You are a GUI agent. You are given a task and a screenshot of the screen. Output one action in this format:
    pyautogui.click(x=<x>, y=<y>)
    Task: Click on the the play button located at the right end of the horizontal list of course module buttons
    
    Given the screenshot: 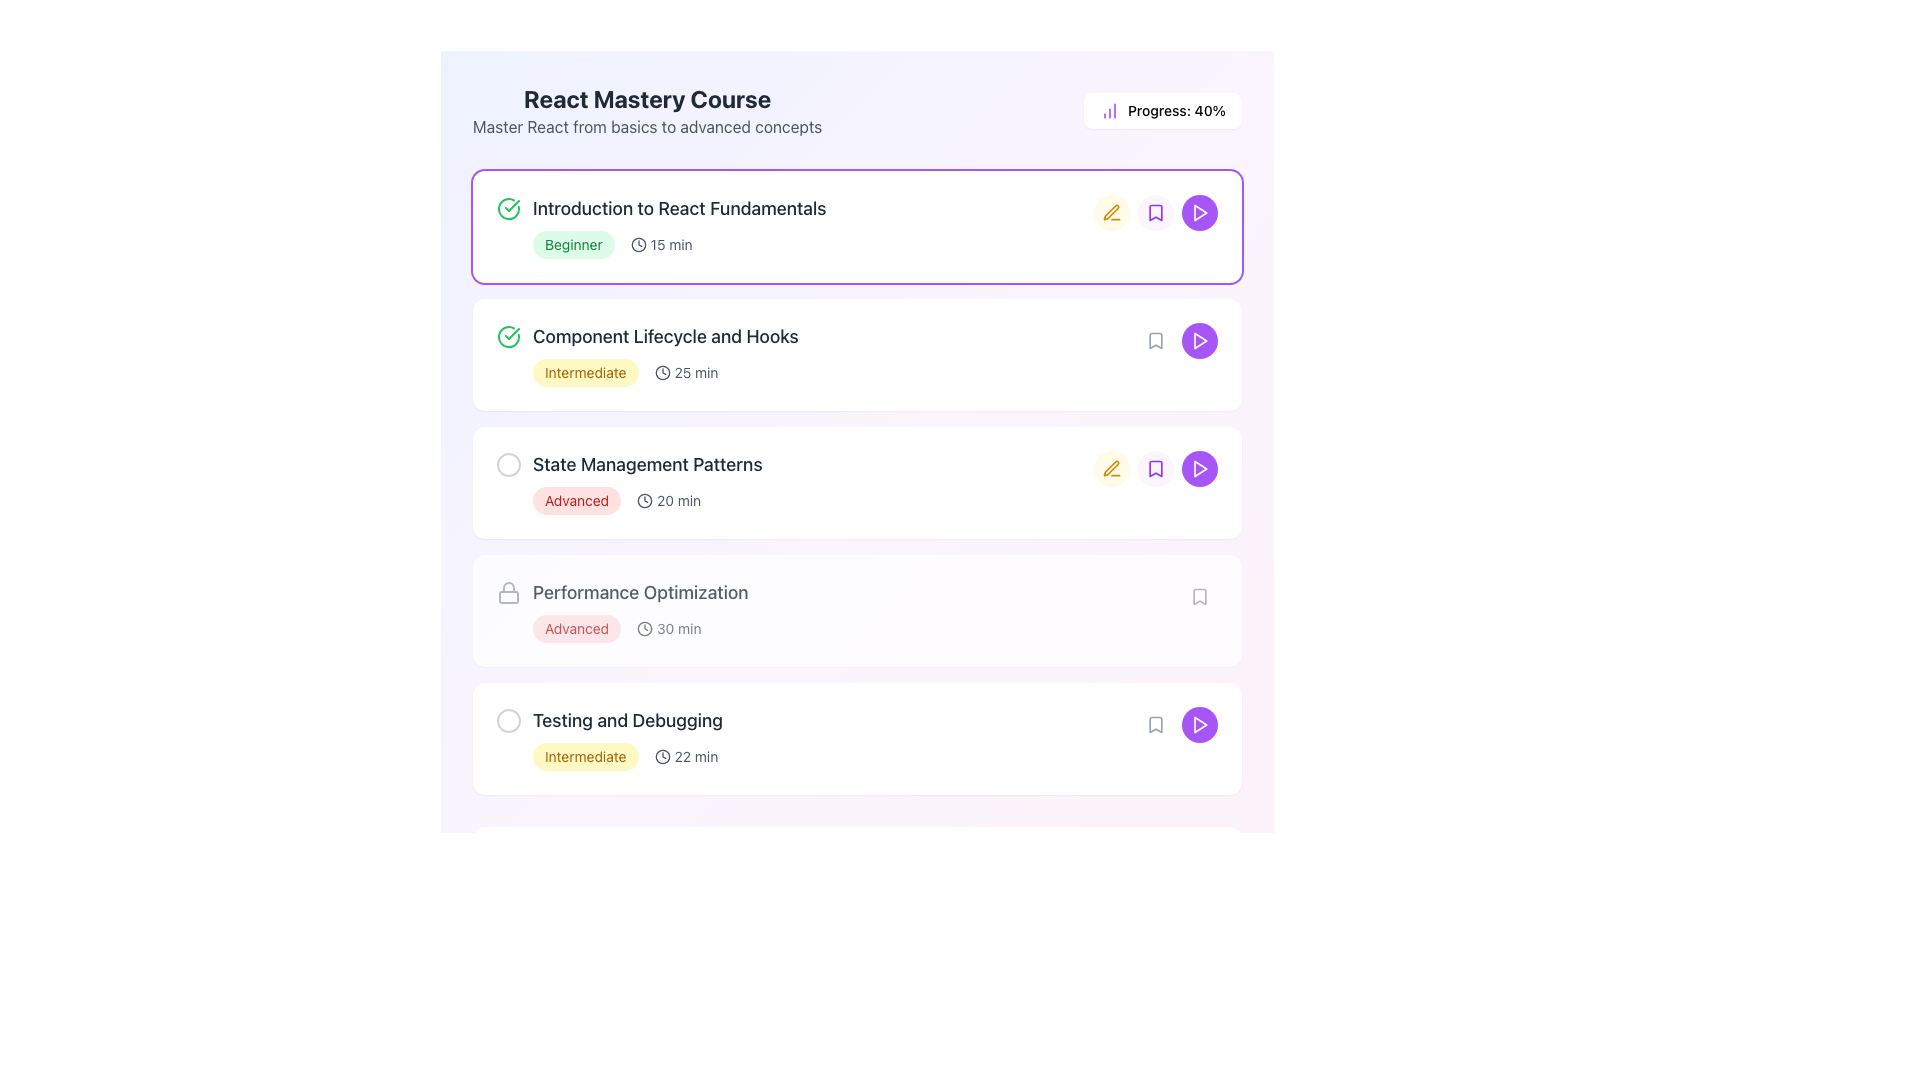 What is the action you would take?
    pyautogui.click(x=1200, y=212)
    